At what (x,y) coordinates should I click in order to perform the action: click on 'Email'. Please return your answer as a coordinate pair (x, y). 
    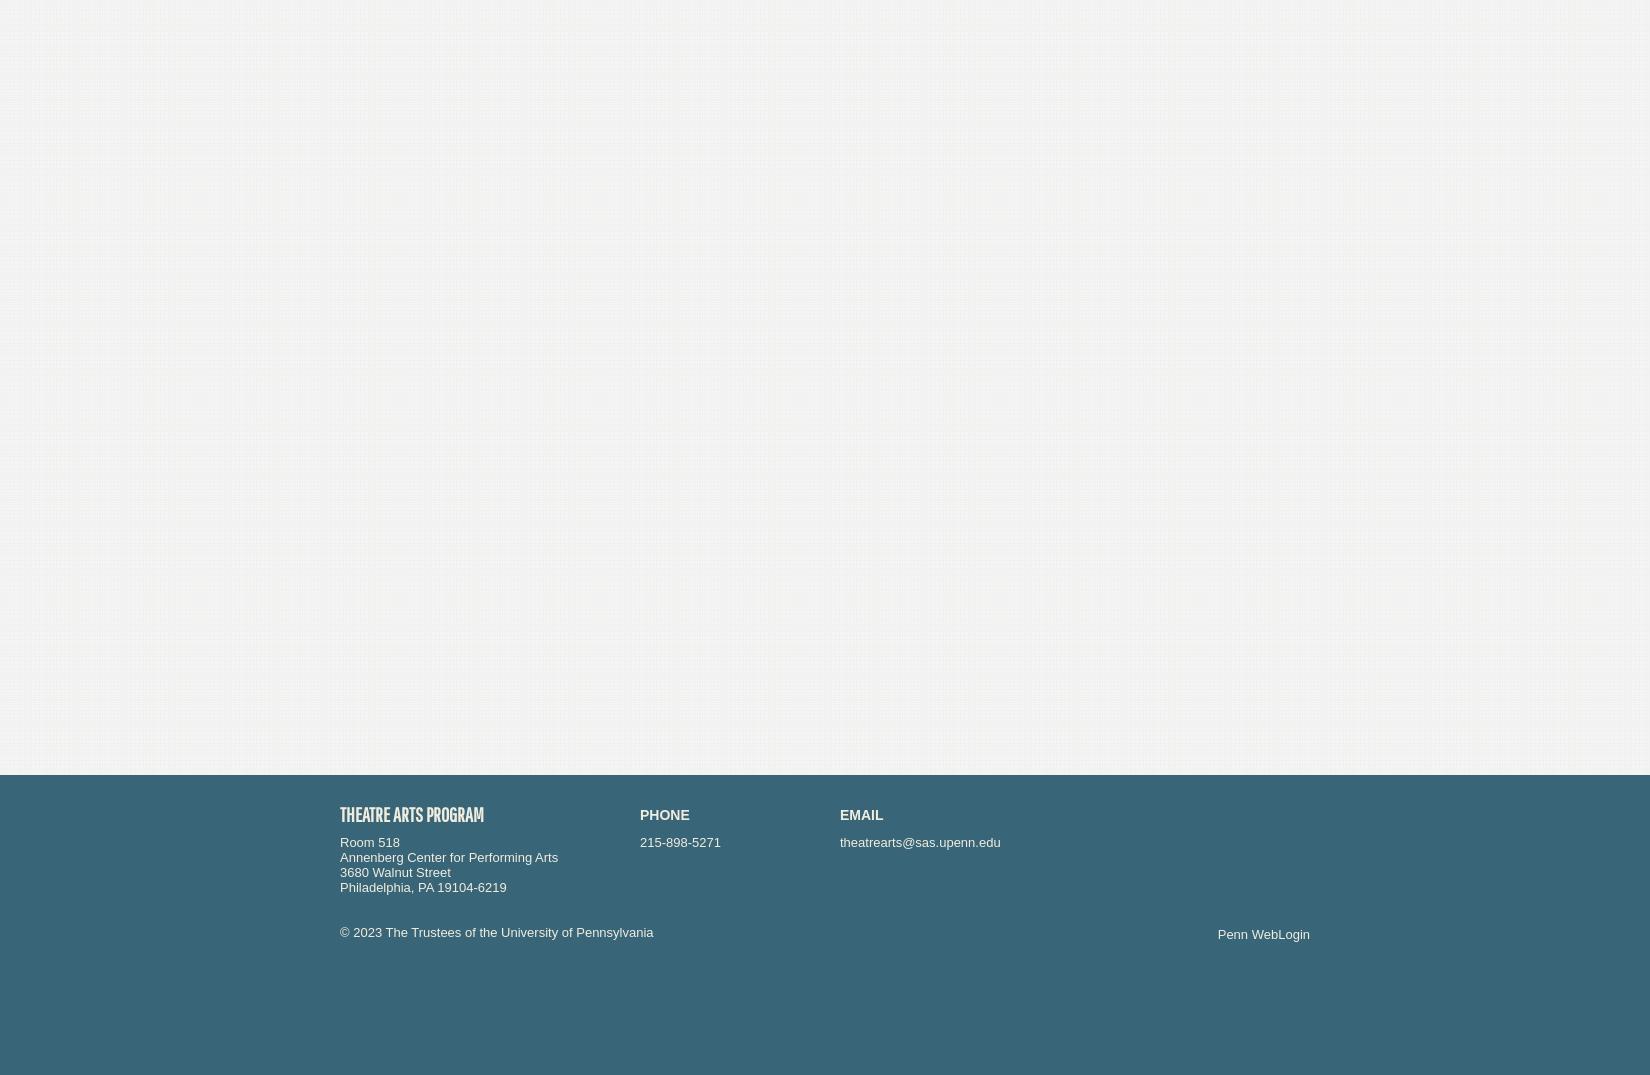
    Looking at the image, I should click on (840, 813).